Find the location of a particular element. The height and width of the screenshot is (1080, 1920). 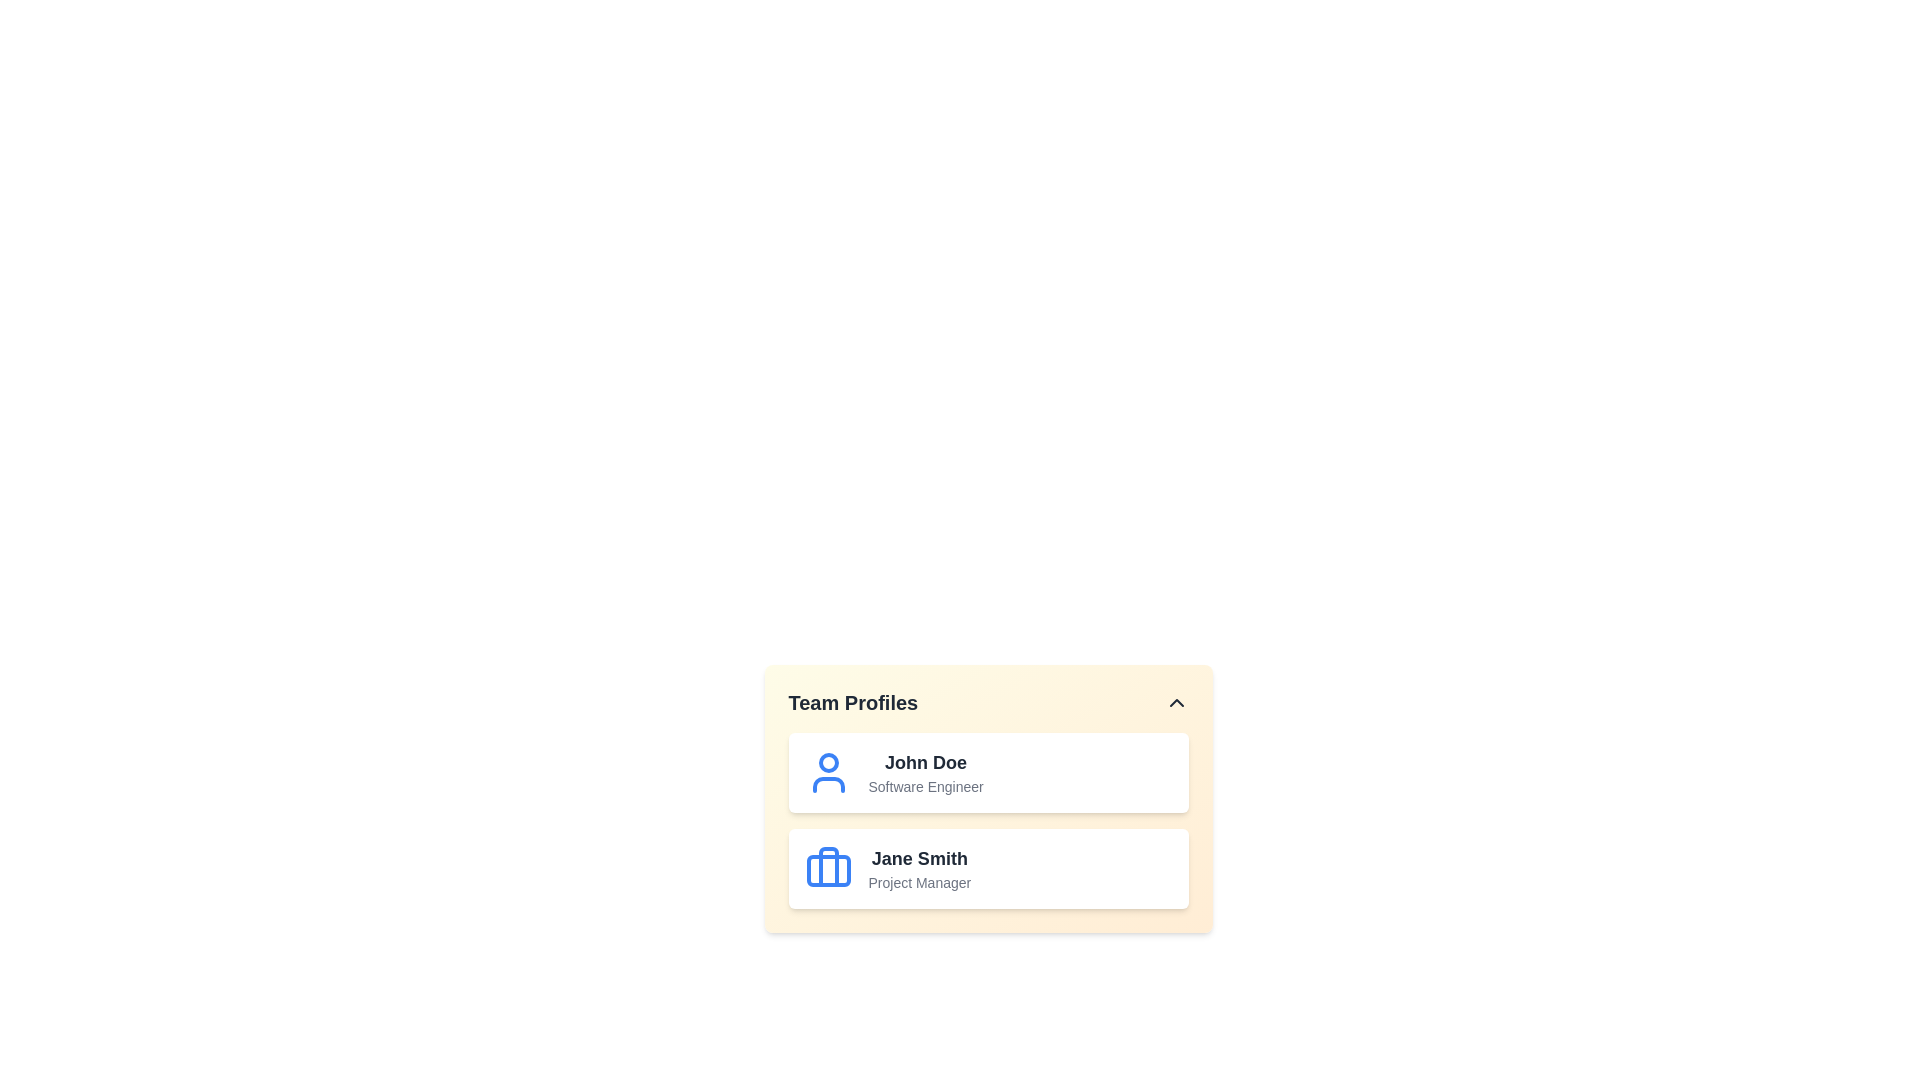

individual's name and job title displayed in the text area located within the white card to the right of the user profile icon in the Team Profiles section is located at coordinates (925, 771).